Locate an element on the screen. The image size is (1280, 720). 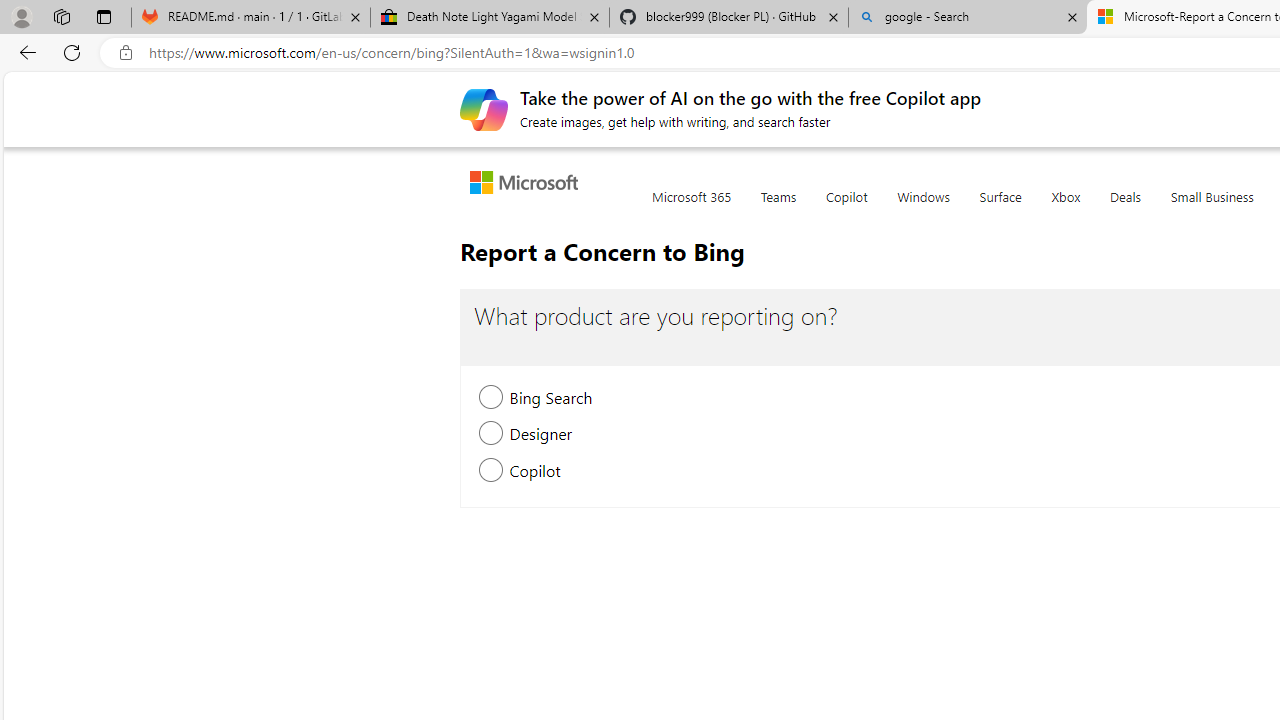
'Surface' is located at coordinates (1000, 209).